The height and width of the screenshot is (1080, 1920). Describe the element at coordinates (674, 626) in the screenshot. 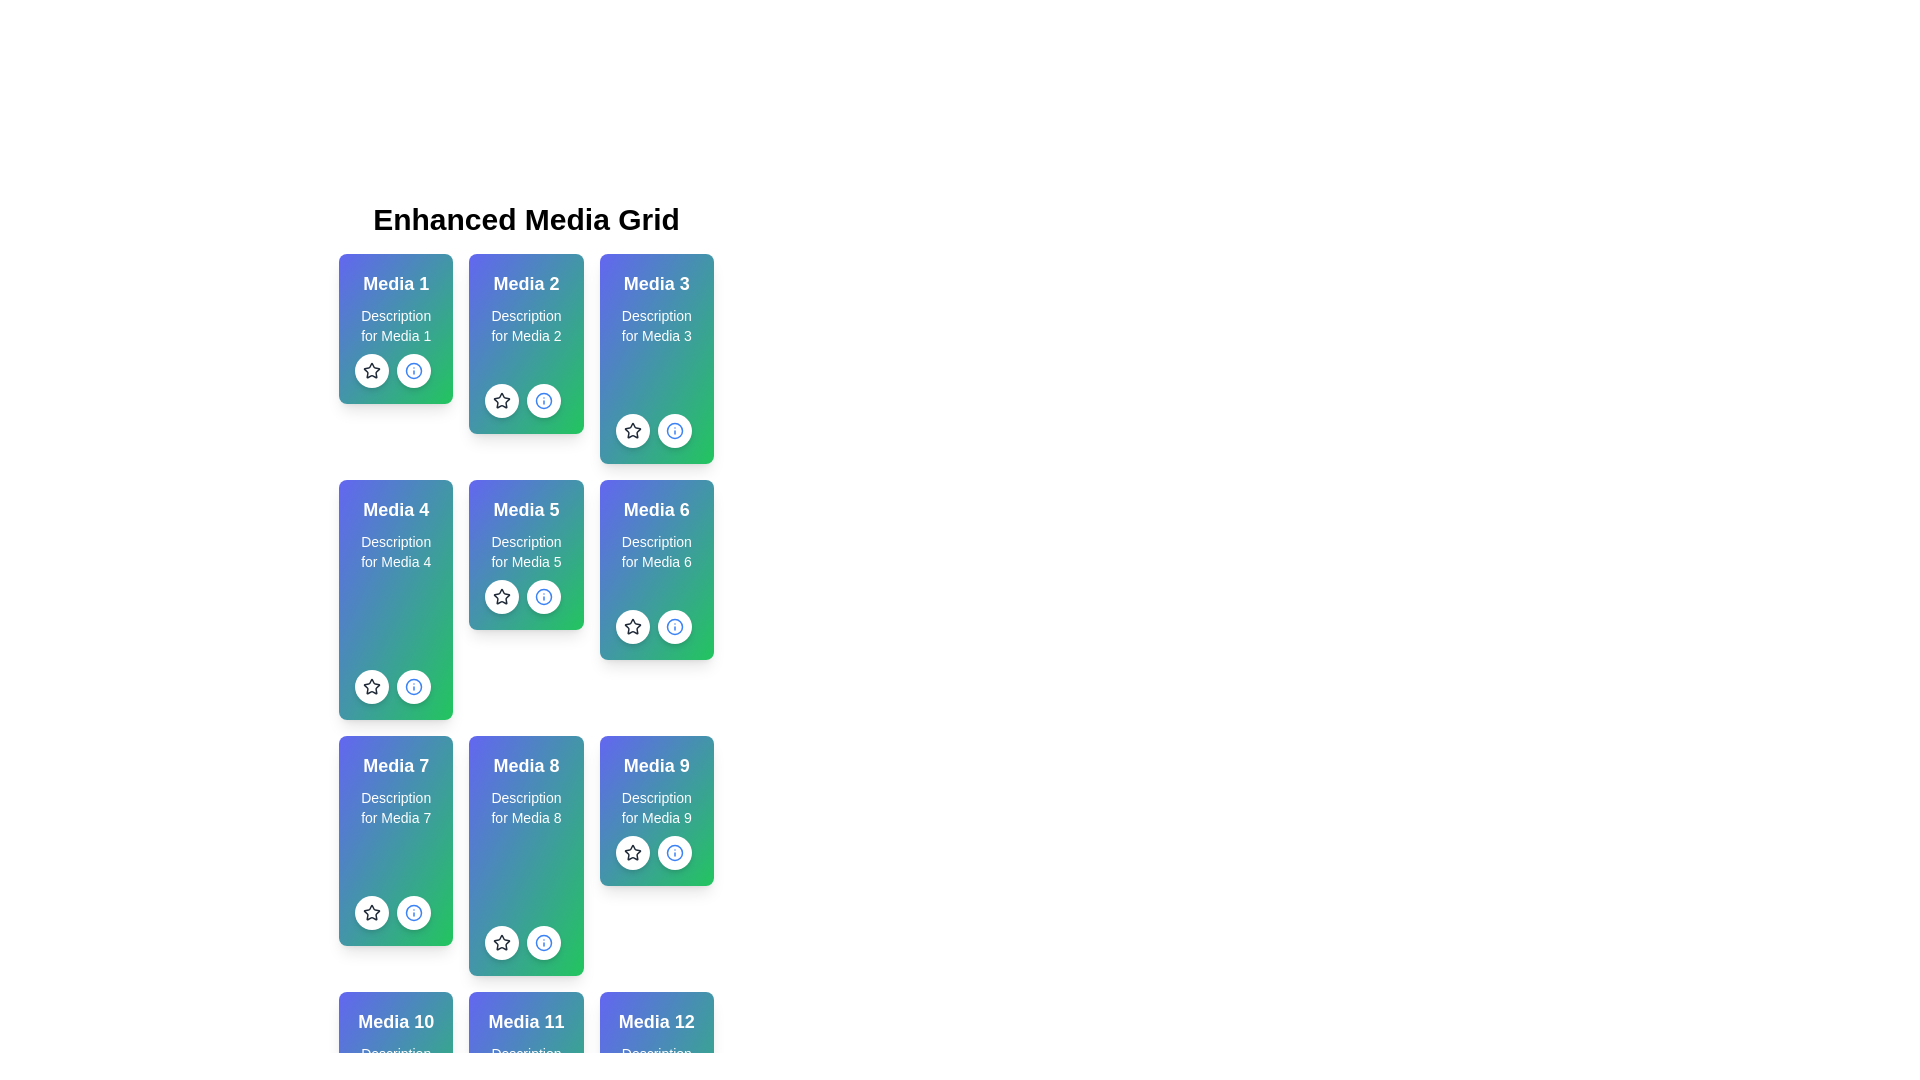

I see `the small circular button with a white background and blue border, located at the bottom-right corner of the 'Media 6' card` at that location.